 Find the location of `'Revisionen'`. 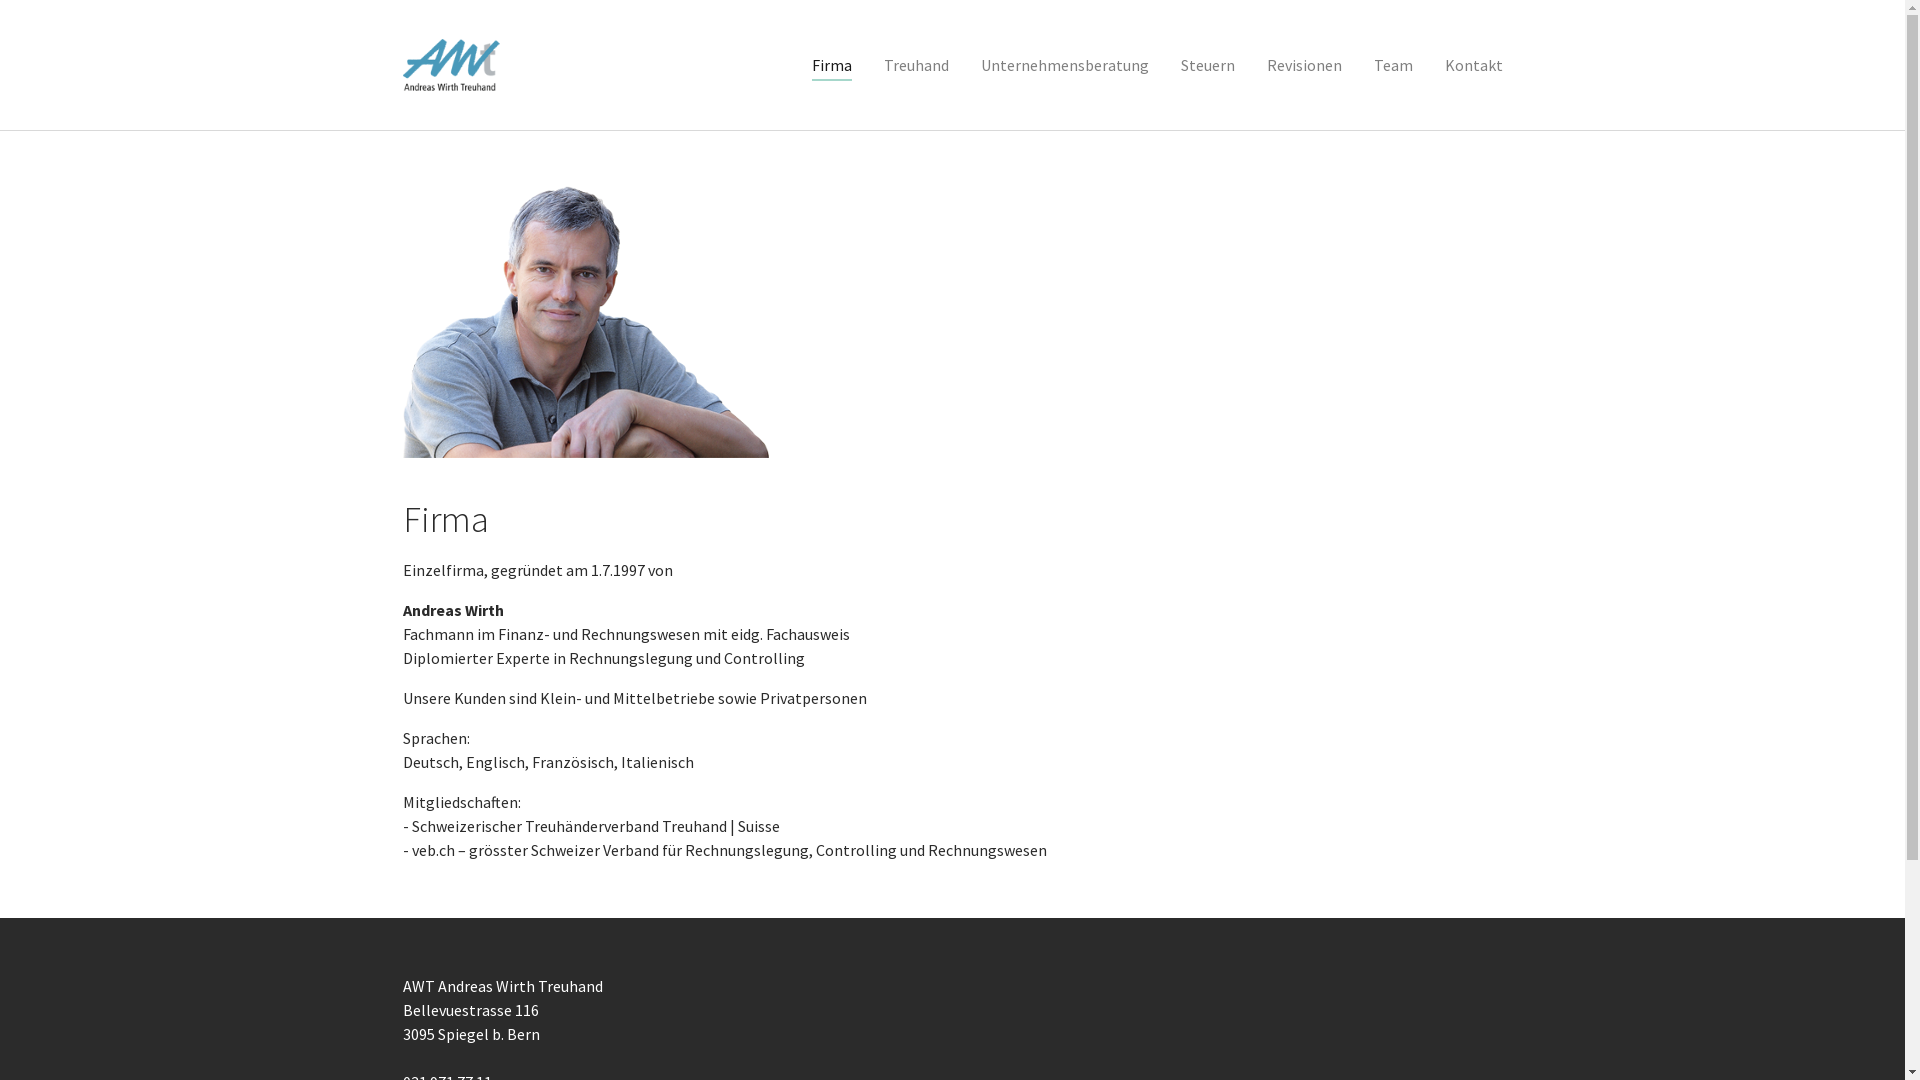

'Revisionen' is located at coordinates (1303, 64).